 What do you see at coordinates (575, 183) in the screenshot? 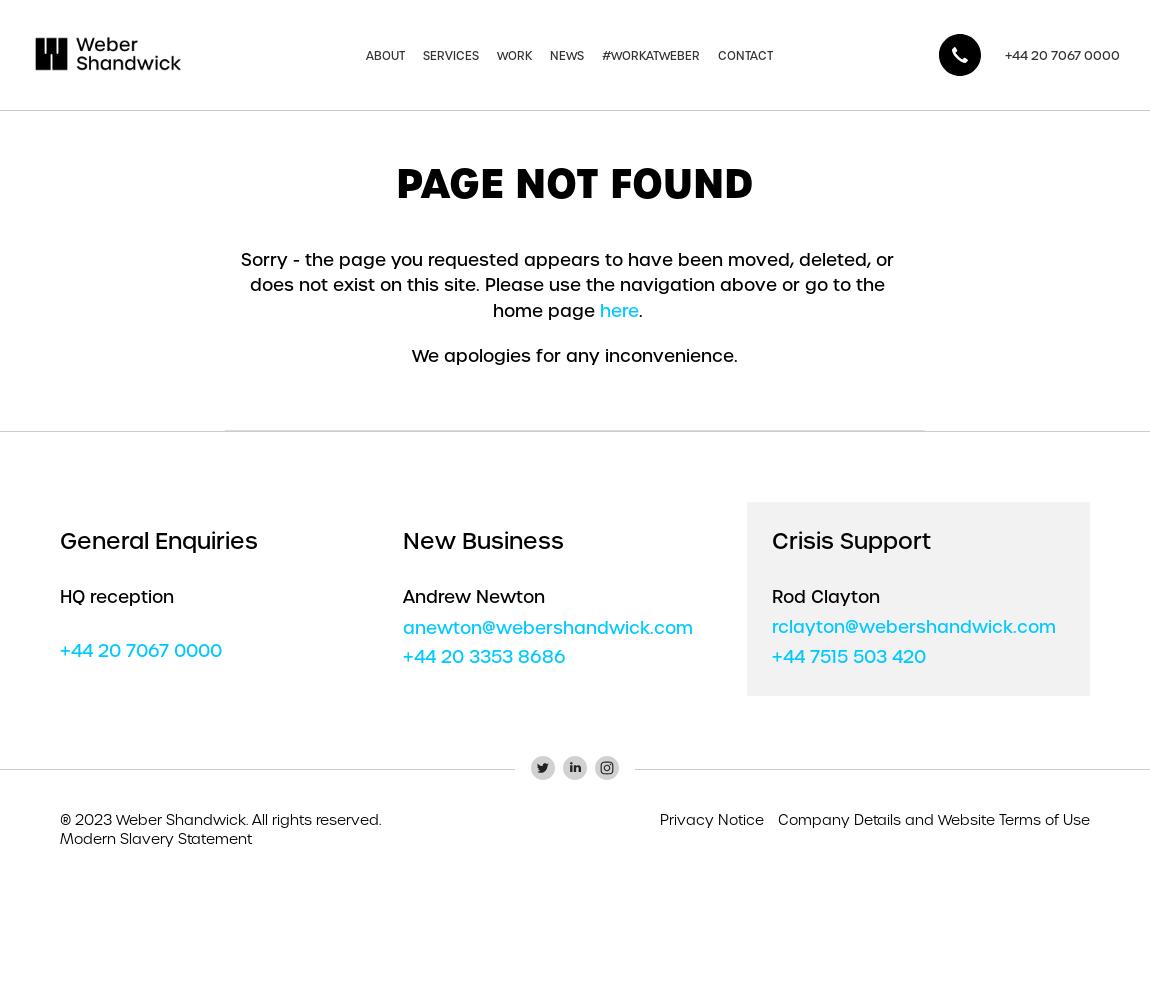
I see `'Page not found'` at bounding box center [575, 183].